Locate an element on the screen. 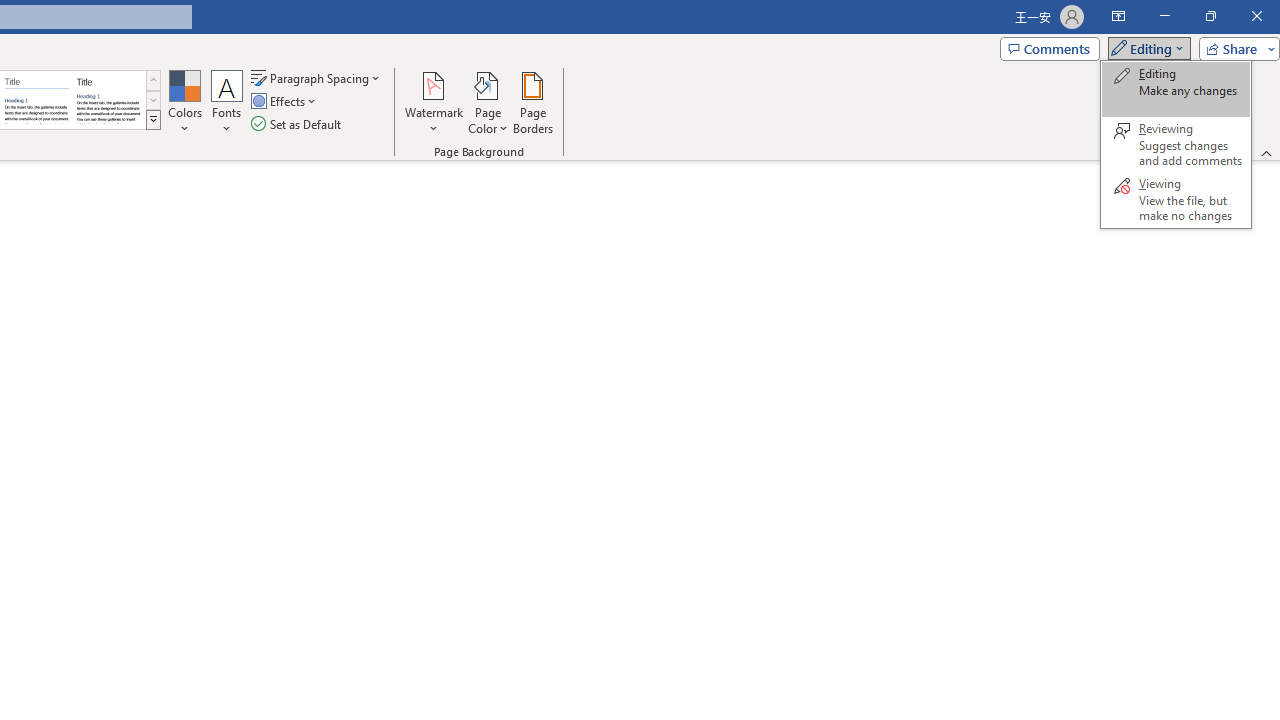 This screenshot has height=720, width=1280. 'Page Color' is located at coordinates (488, 103).